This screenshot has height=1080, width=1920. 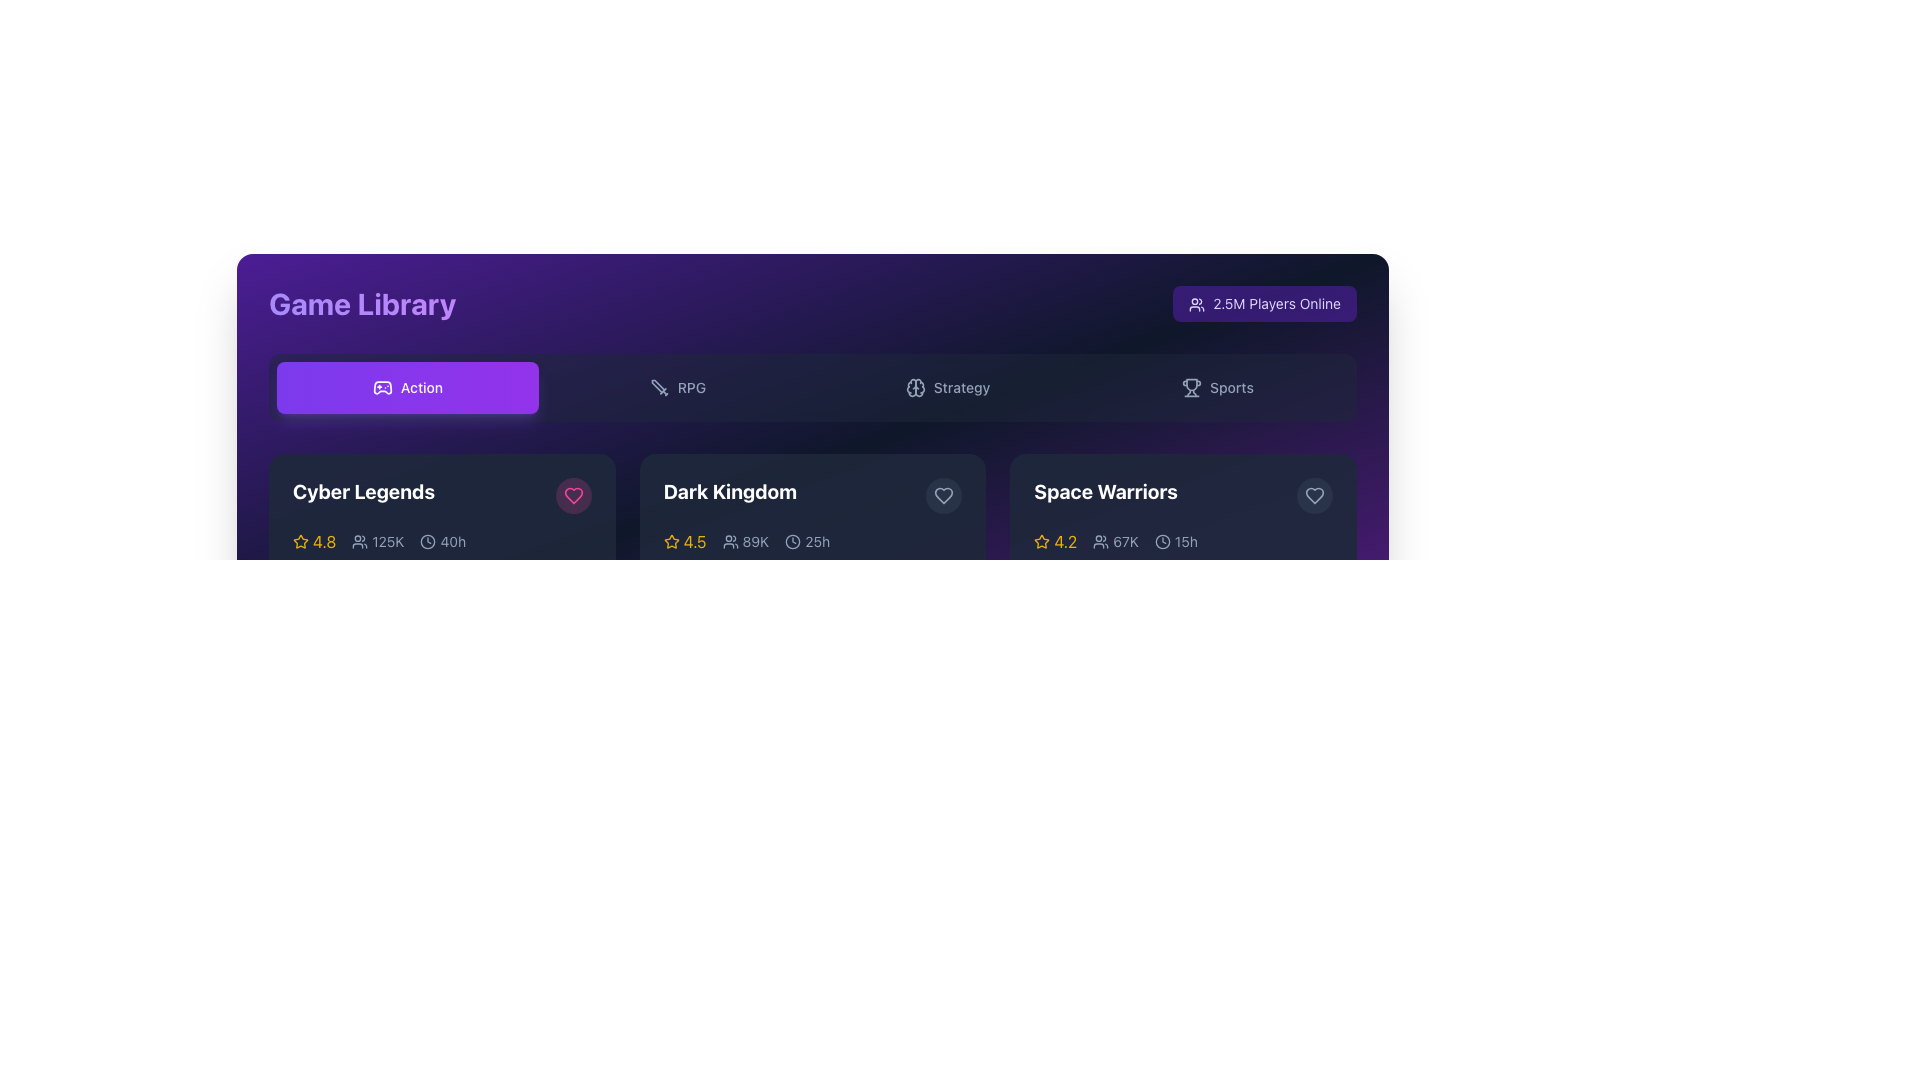 What do you see at coordinates (659, 388) in the screenshot?
I see `the small sword icon SVG graphic, which is located to the left of the 'RPG' text in the navigation row` at bounding box center [659, 388].